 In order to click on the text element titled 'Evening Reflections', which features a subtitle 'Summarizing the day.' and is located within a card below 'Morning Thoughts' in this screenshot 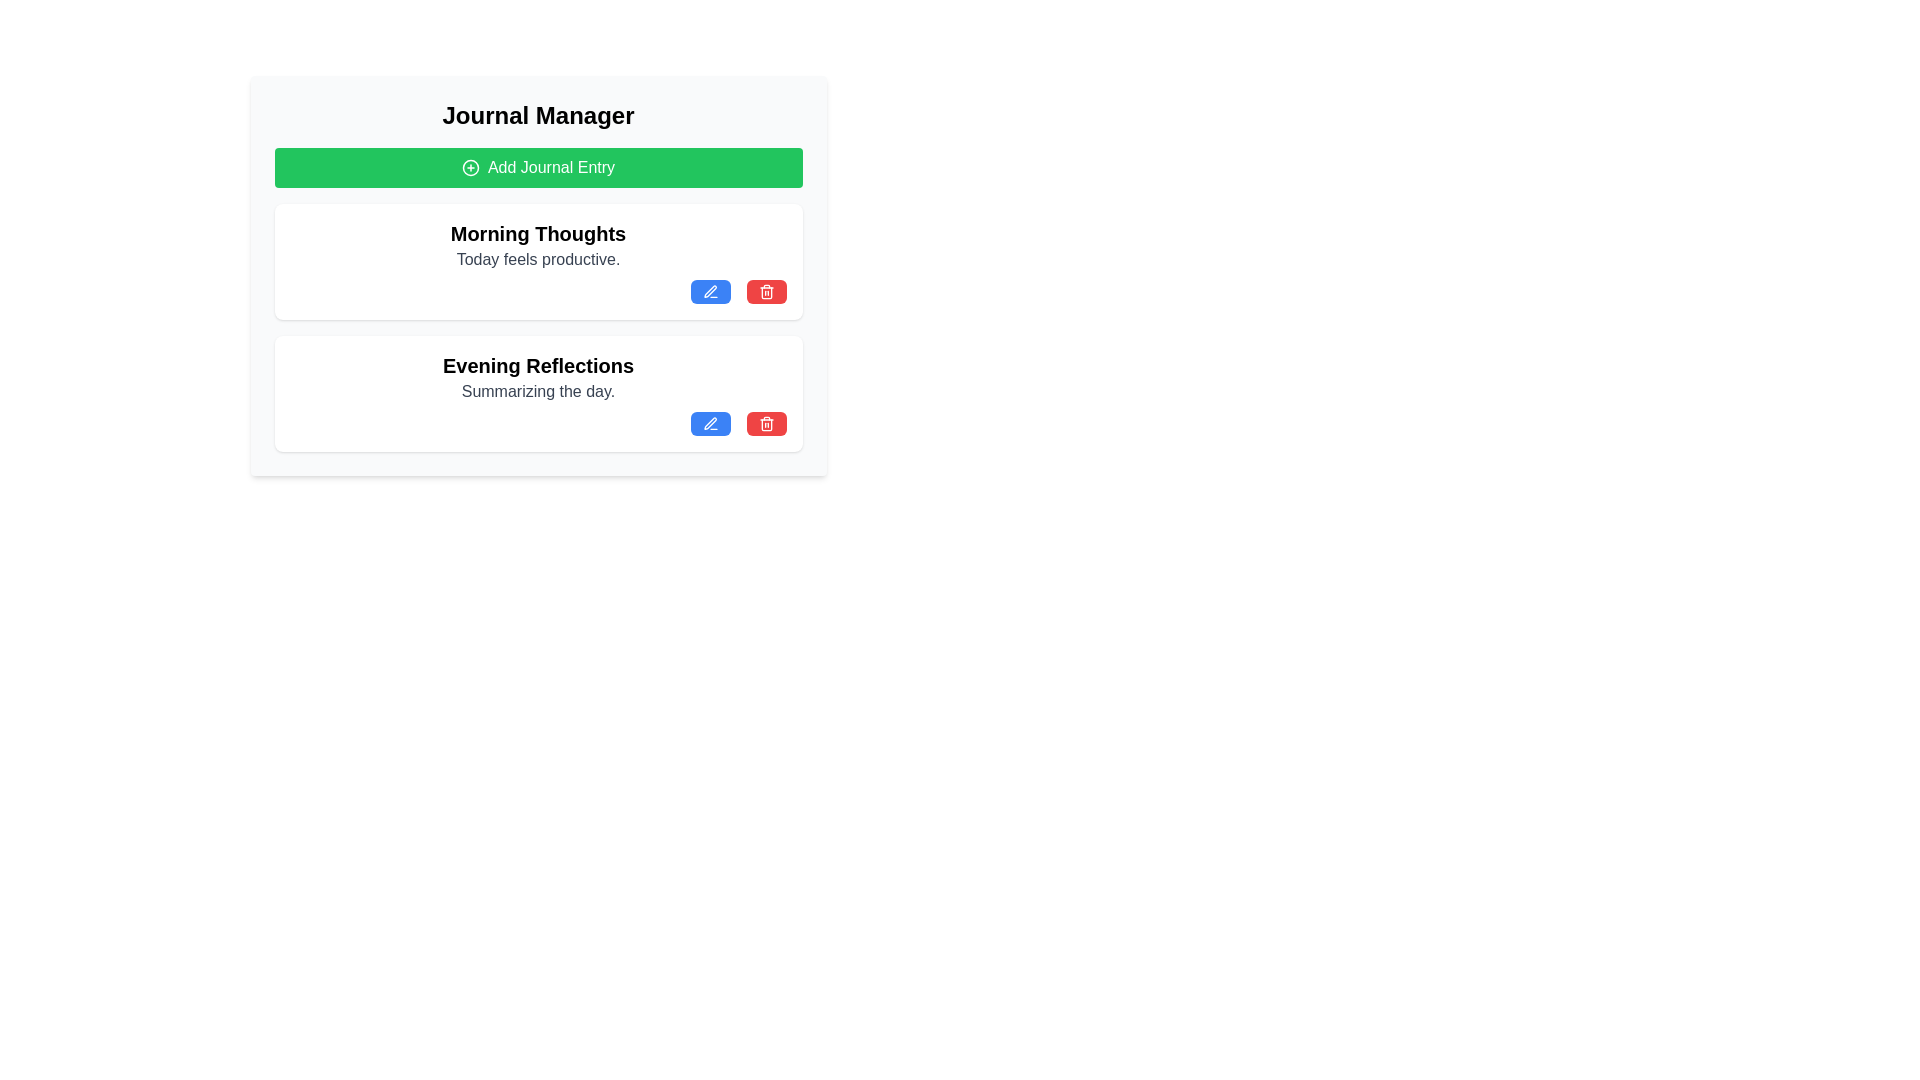, I will do `click(538, 378)`.